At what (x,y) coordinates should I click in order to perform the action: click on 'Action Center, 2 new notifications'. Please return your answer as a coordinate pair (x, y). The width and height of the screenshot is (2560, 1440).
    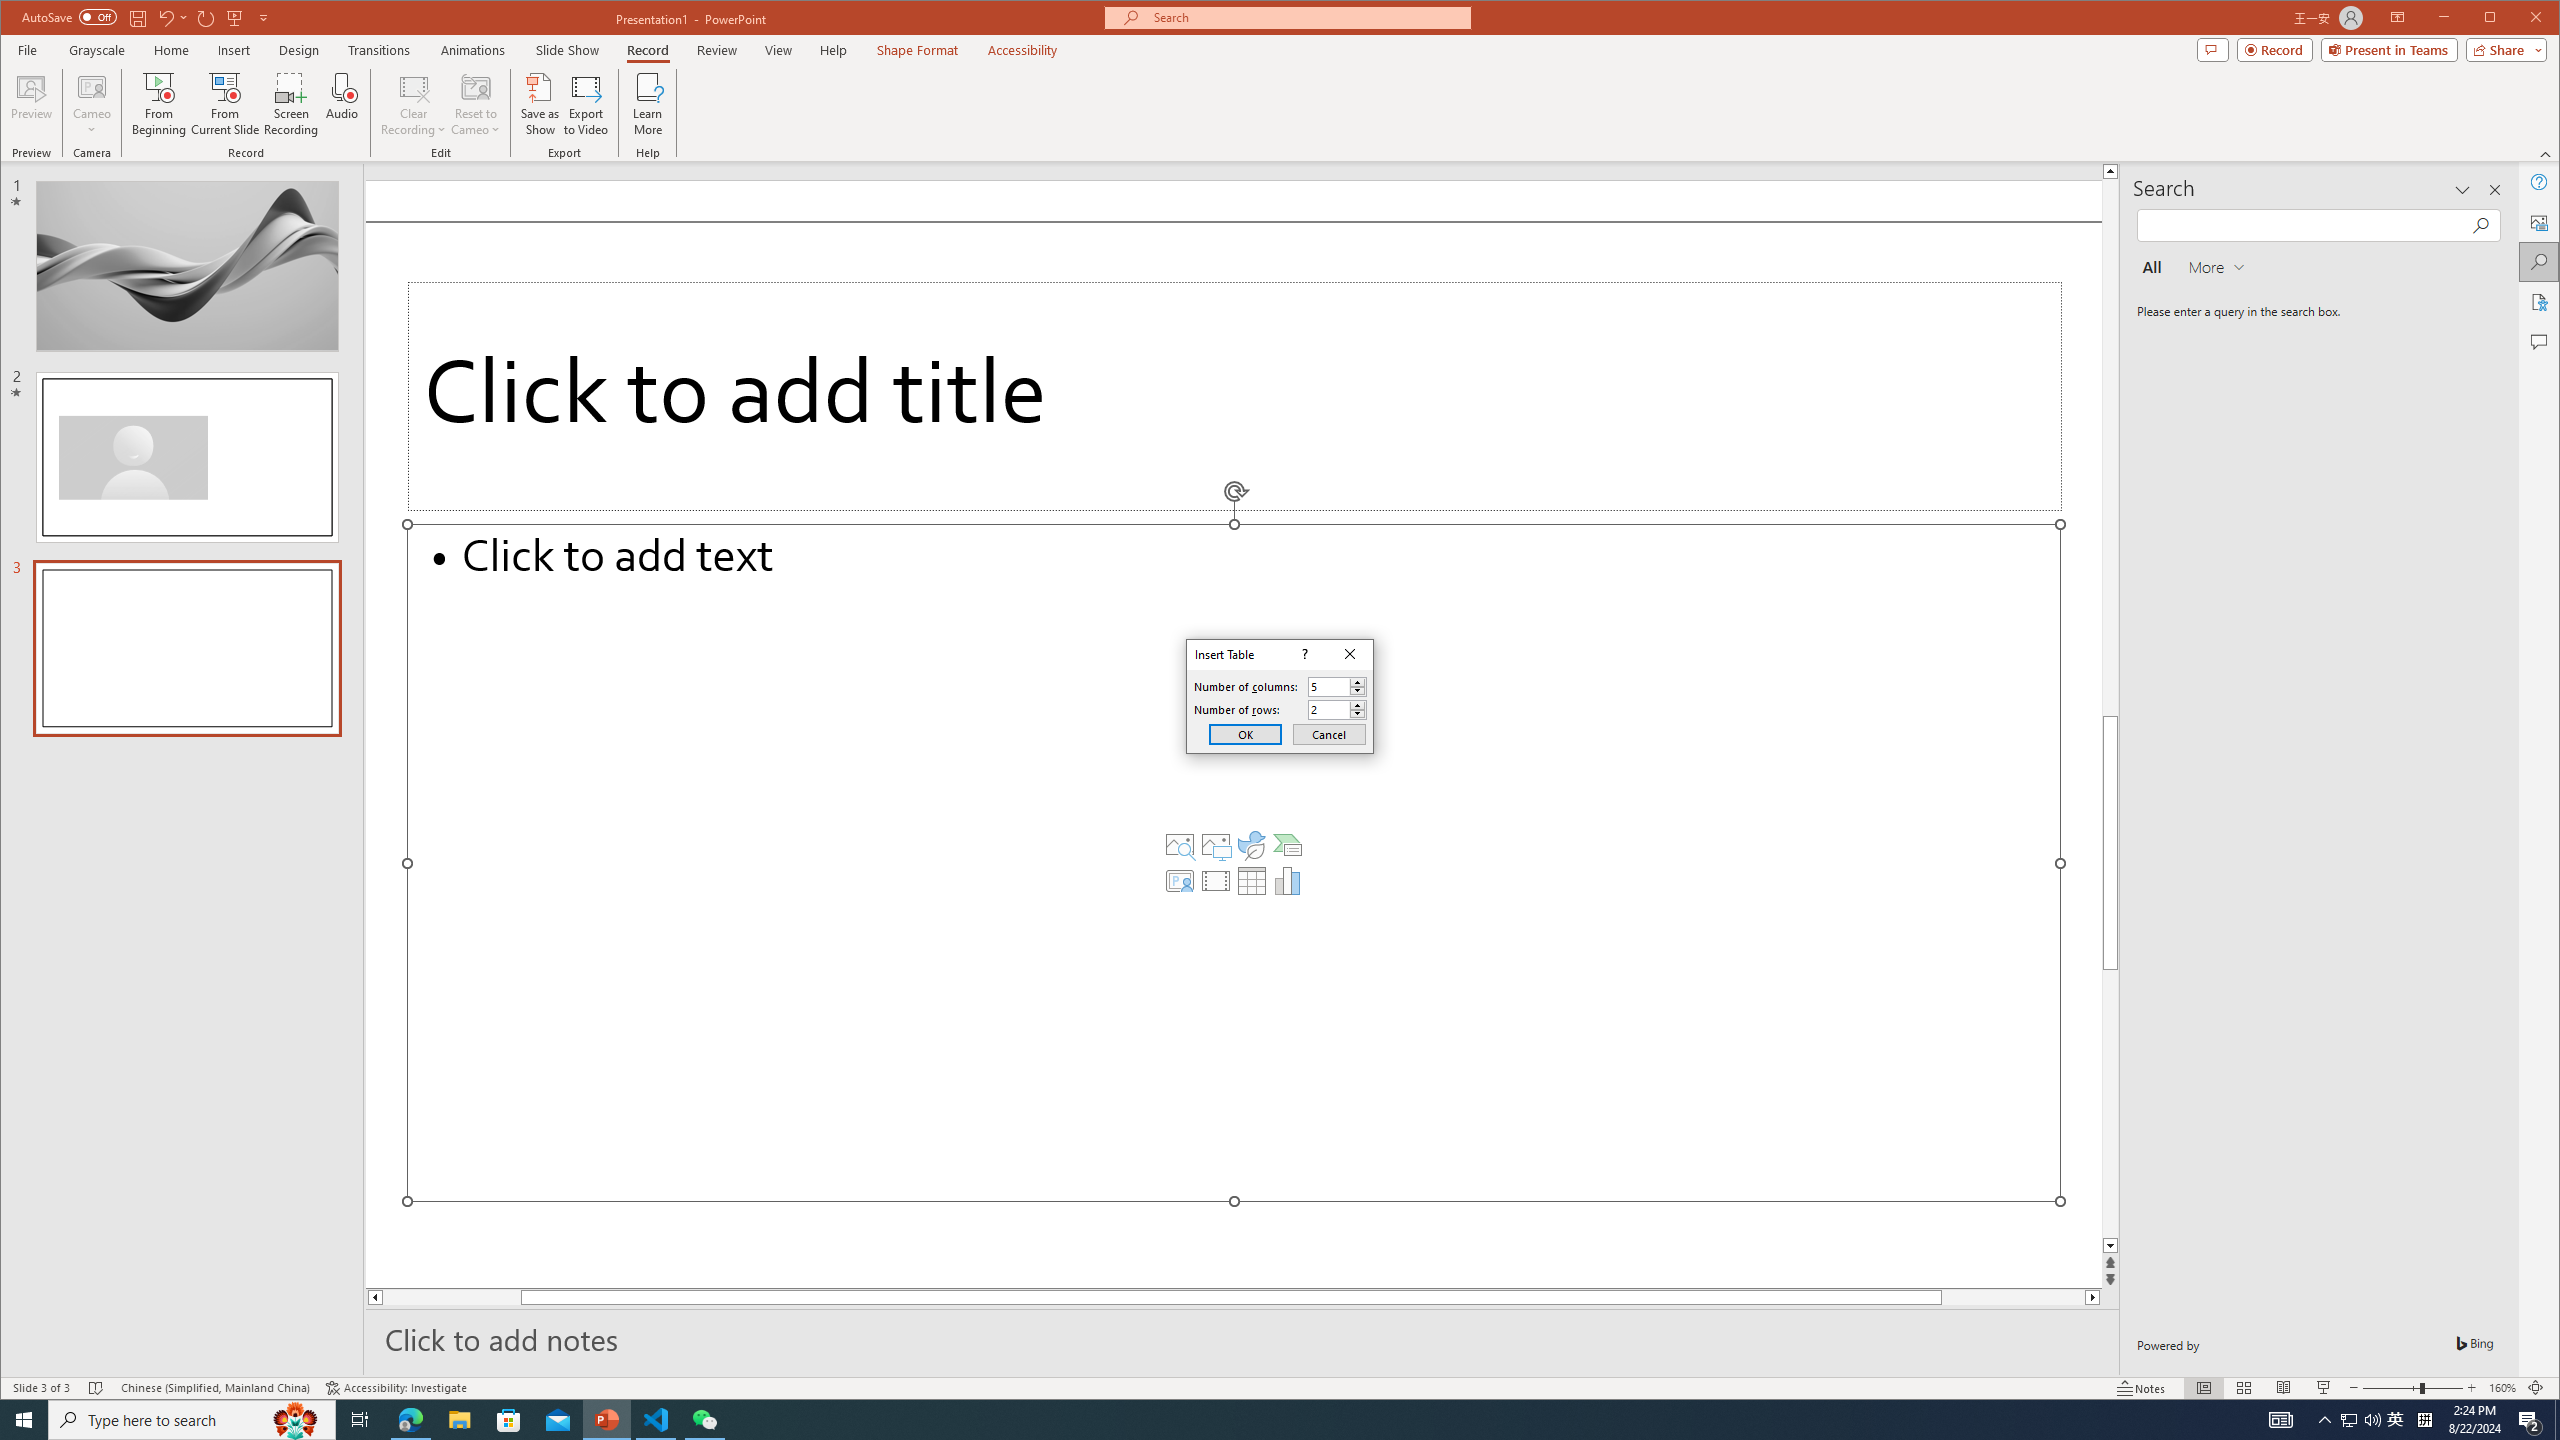
    Looking at the image, I should click on (2530, 1418).